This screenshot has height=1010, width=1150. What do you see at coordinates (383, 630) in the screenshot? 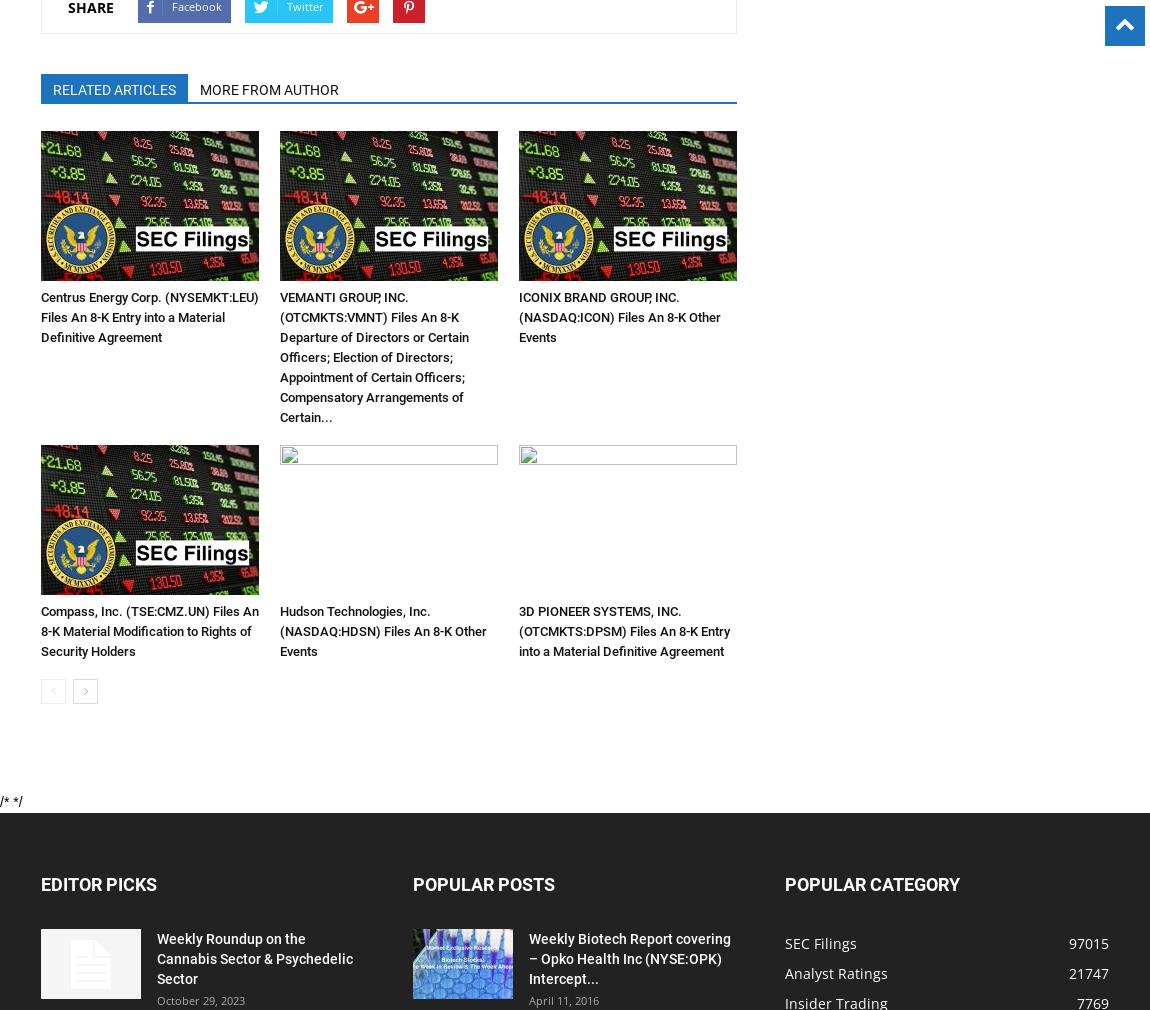
I see `'Hudson     Technologies, Inc. (NASDAQ:HDSN) Files An 8-K Other Events'` at bounding box center [383, 630].